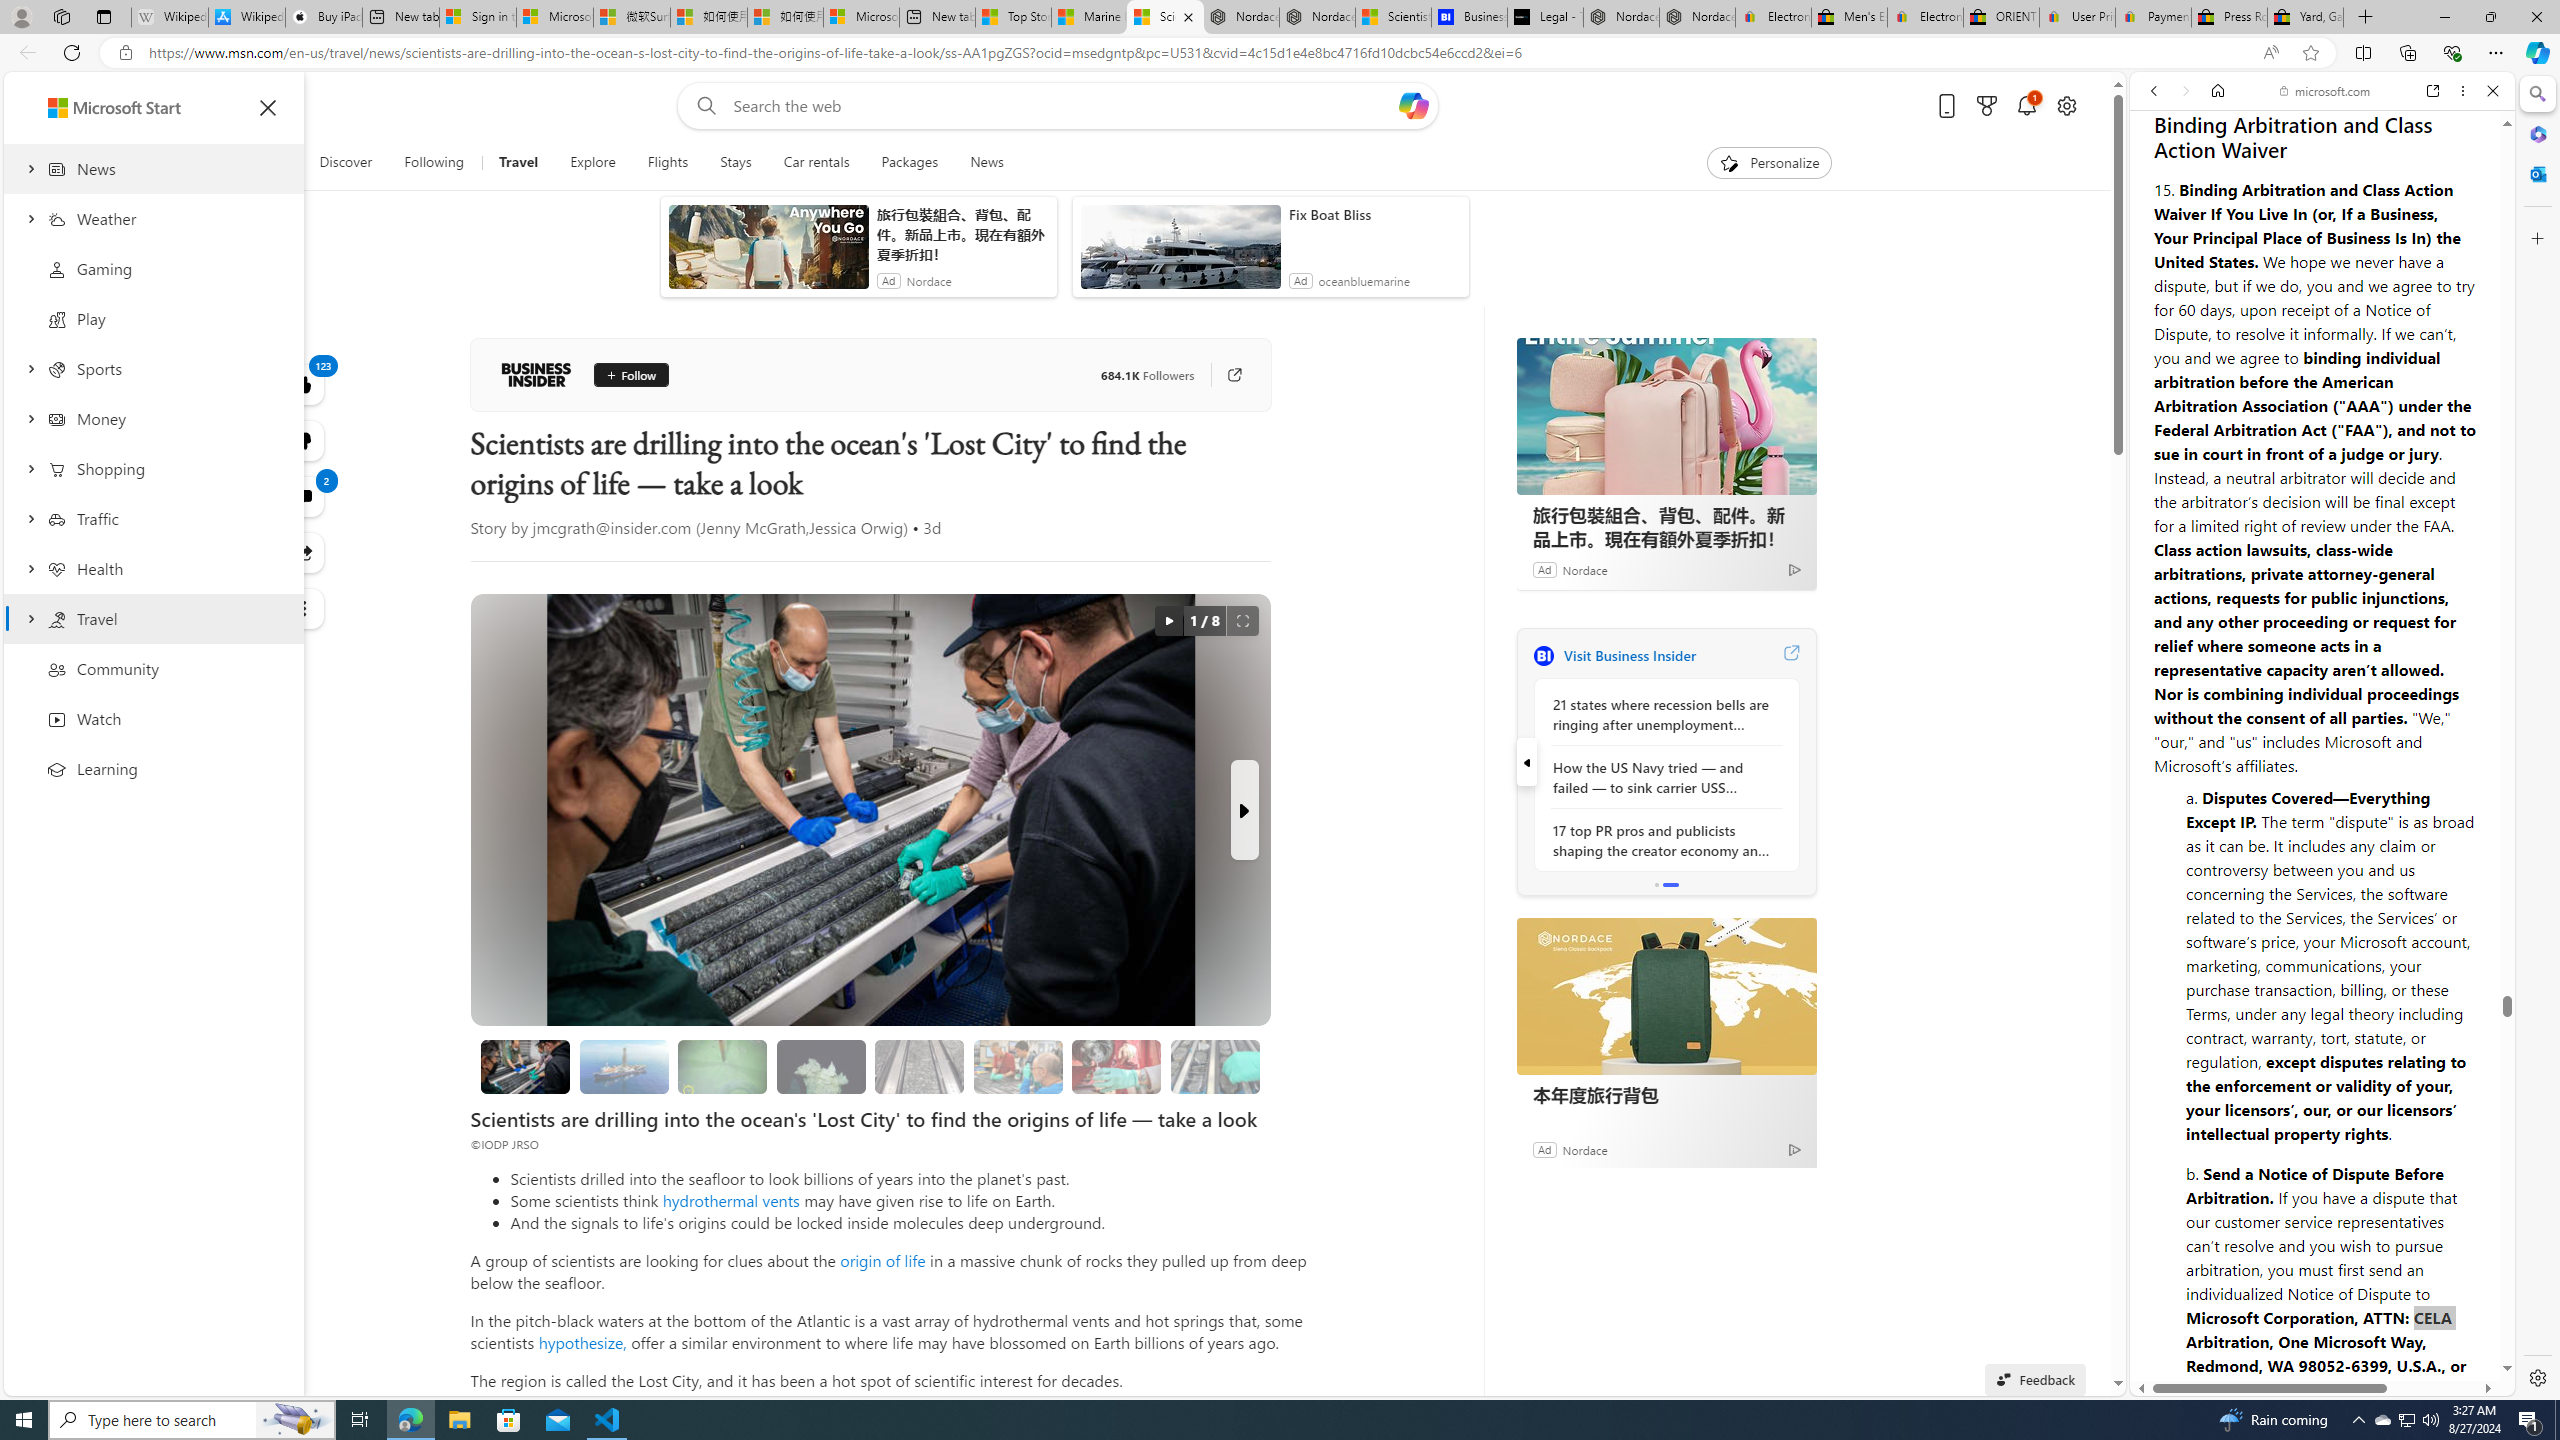 The height and width of the screenshot is (1440, 2560). I want to click on 'Car rentals', so click(815, 162).